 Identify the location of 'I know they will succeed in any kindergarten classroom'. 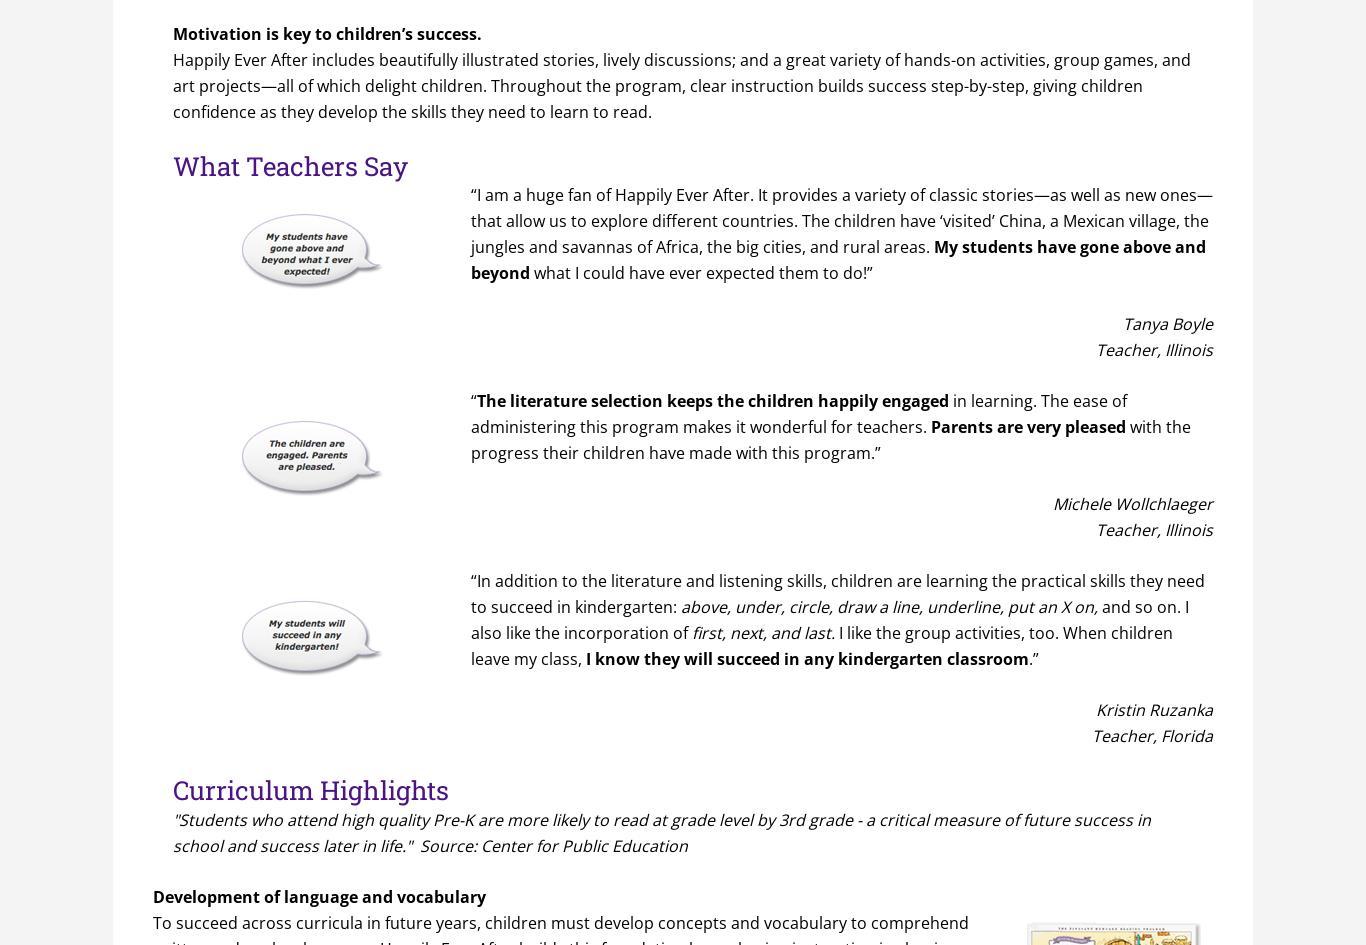
(806, 658).